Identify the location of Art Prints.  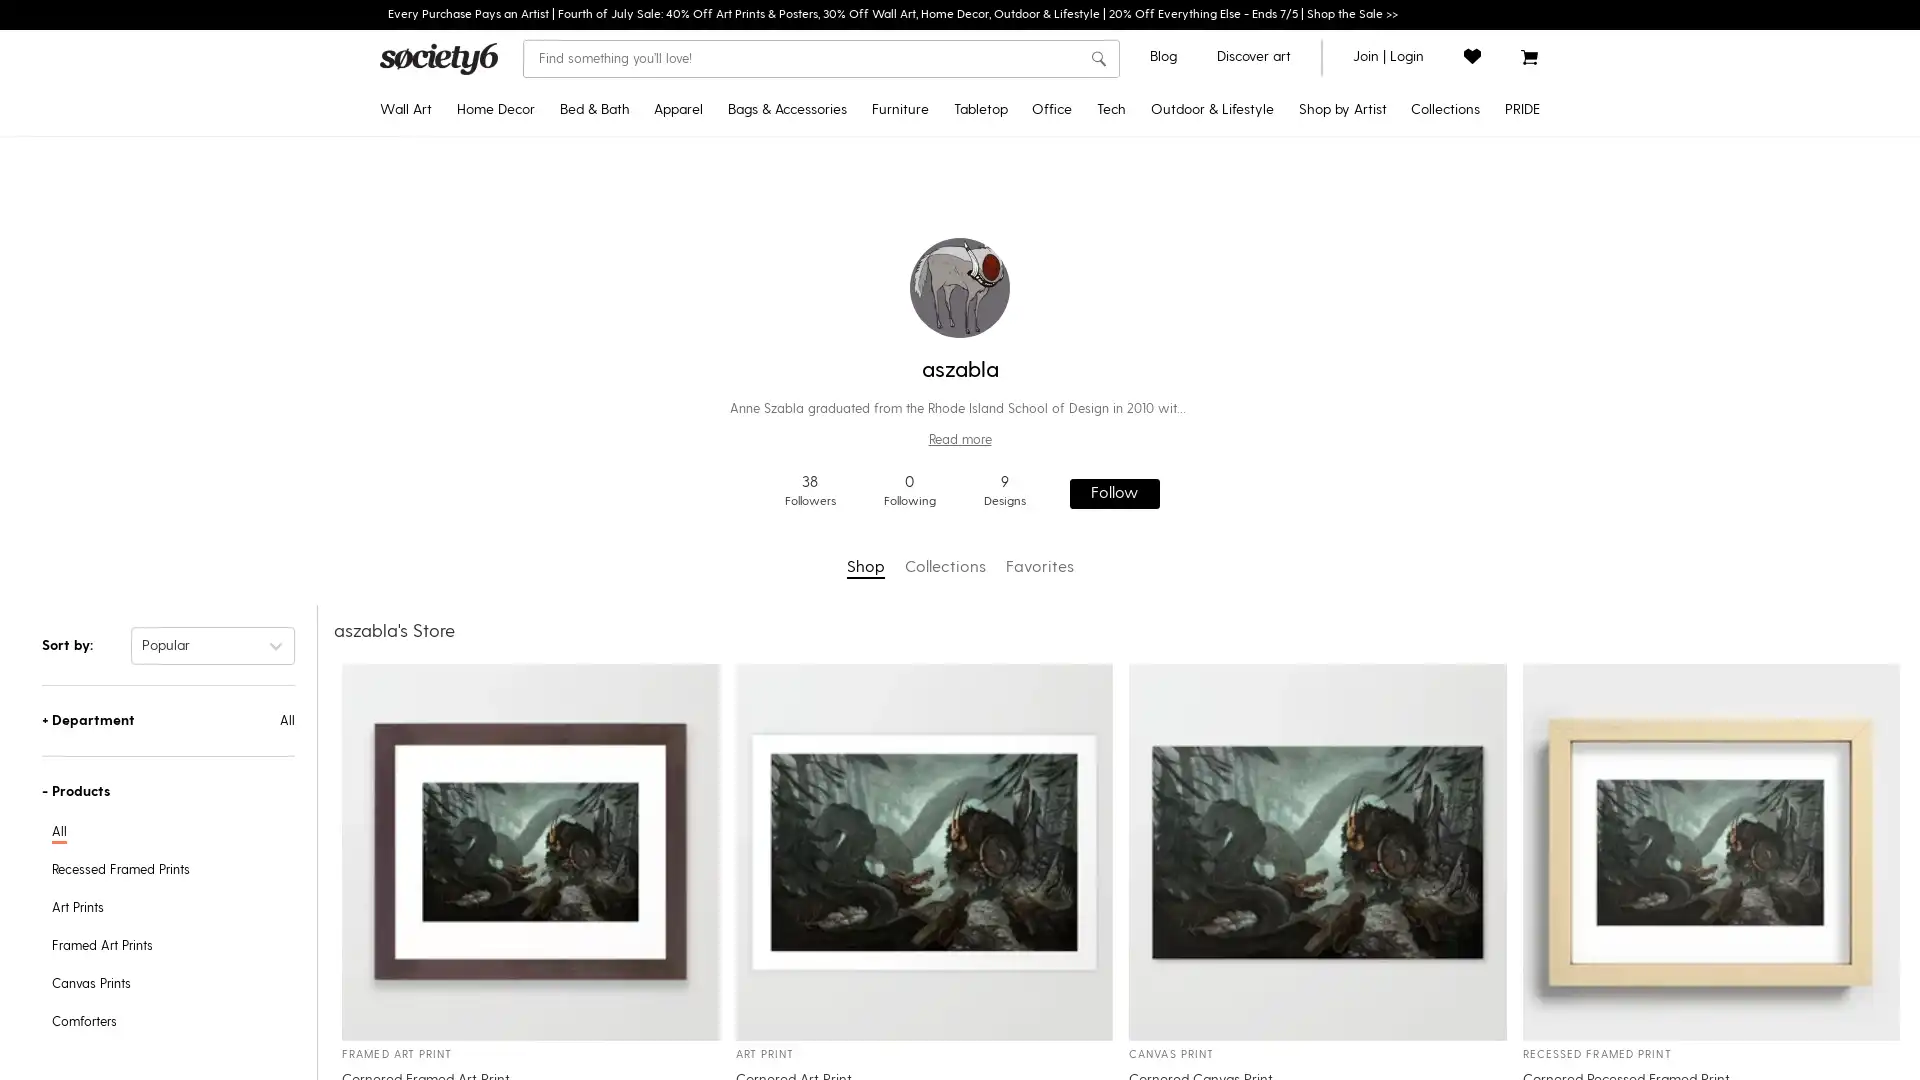
(470, 160).